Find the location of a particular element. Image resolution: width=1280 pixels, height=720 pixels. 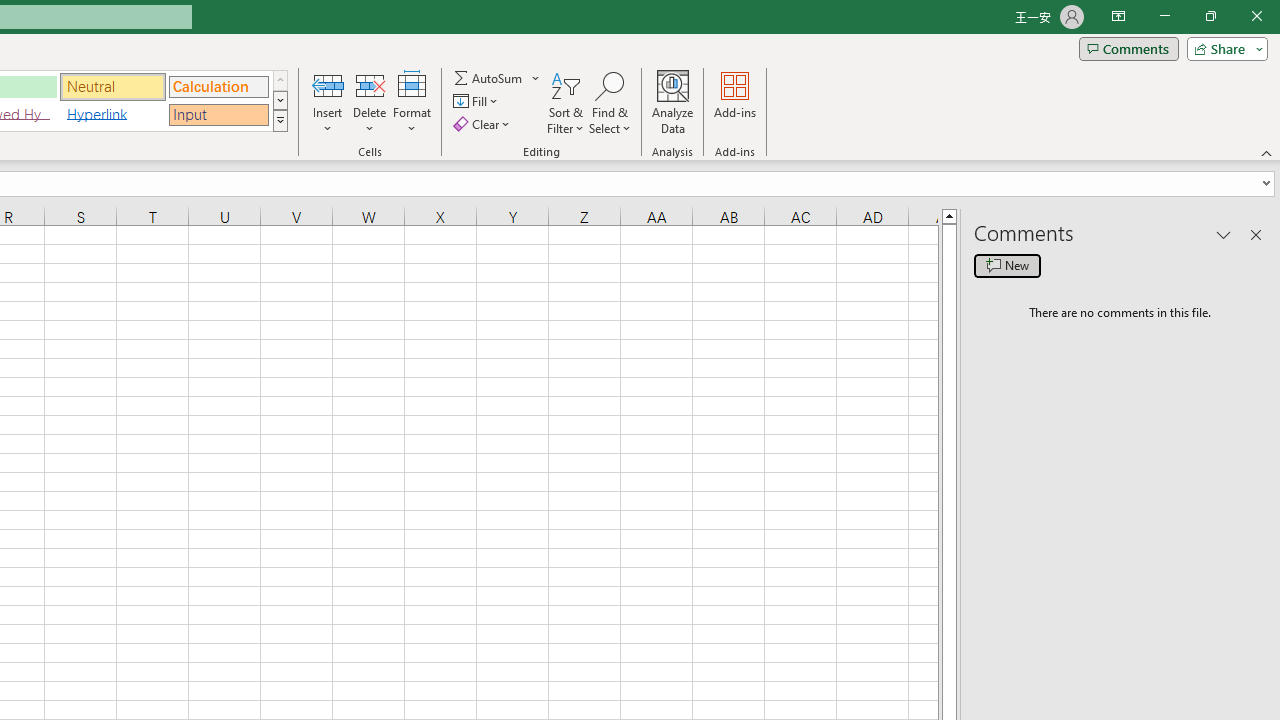

'Fill' is located at coordinates (477, 101).